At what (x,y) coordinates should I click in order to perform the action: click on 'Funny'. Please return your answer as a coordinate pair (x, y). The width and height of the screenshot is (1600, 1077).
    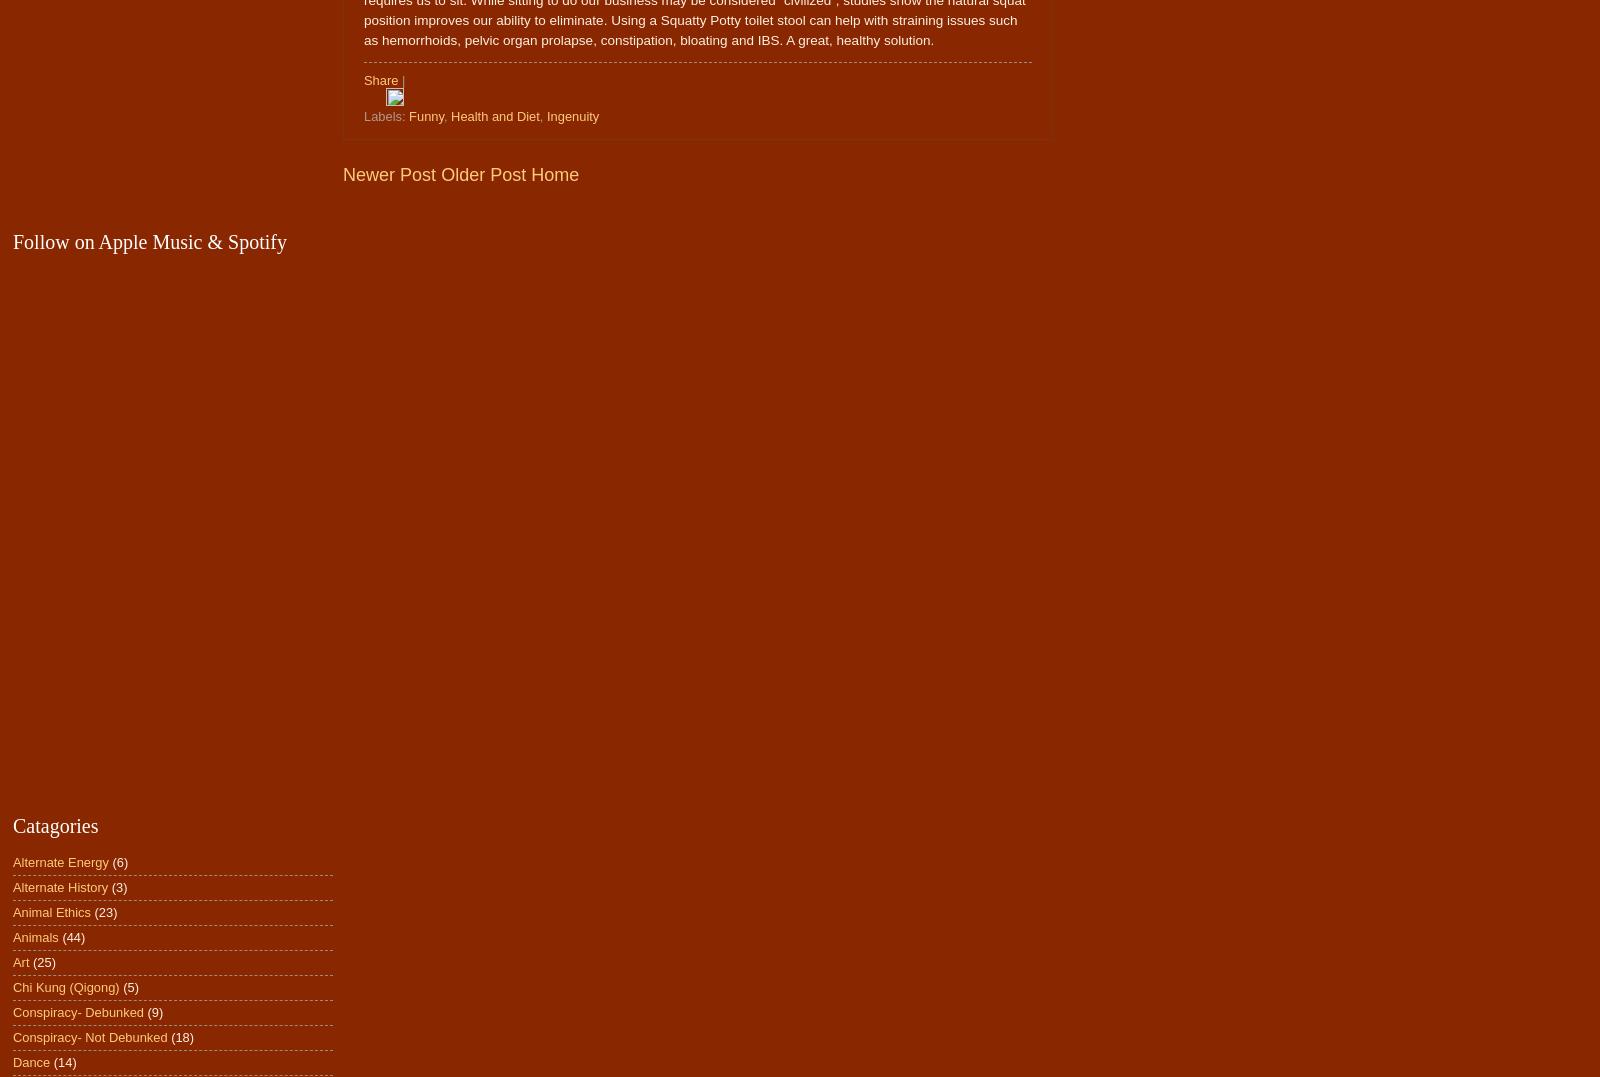
    Looking at the image, I should click on (424, 114).